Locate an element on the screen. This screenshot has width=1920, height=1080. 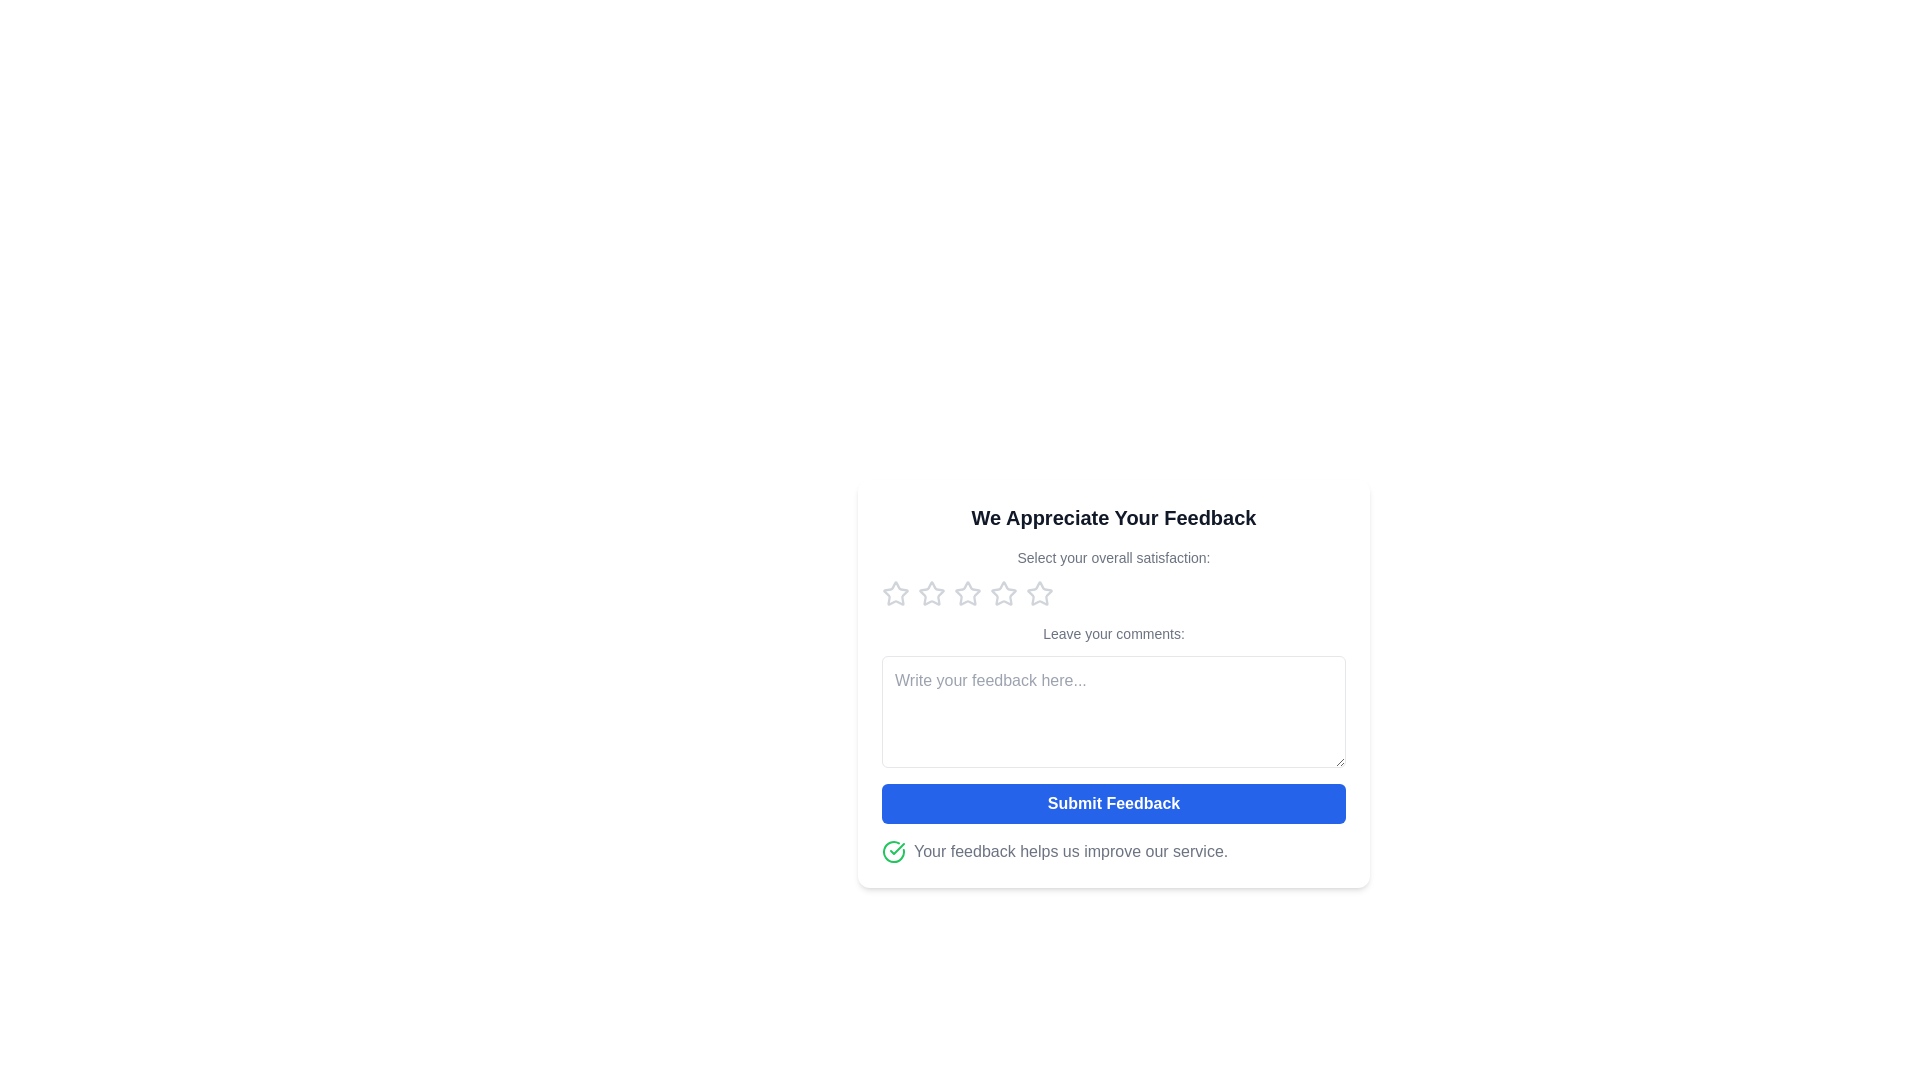
the third star icon from the left in the rating system is located at coordinates (1040, 592).